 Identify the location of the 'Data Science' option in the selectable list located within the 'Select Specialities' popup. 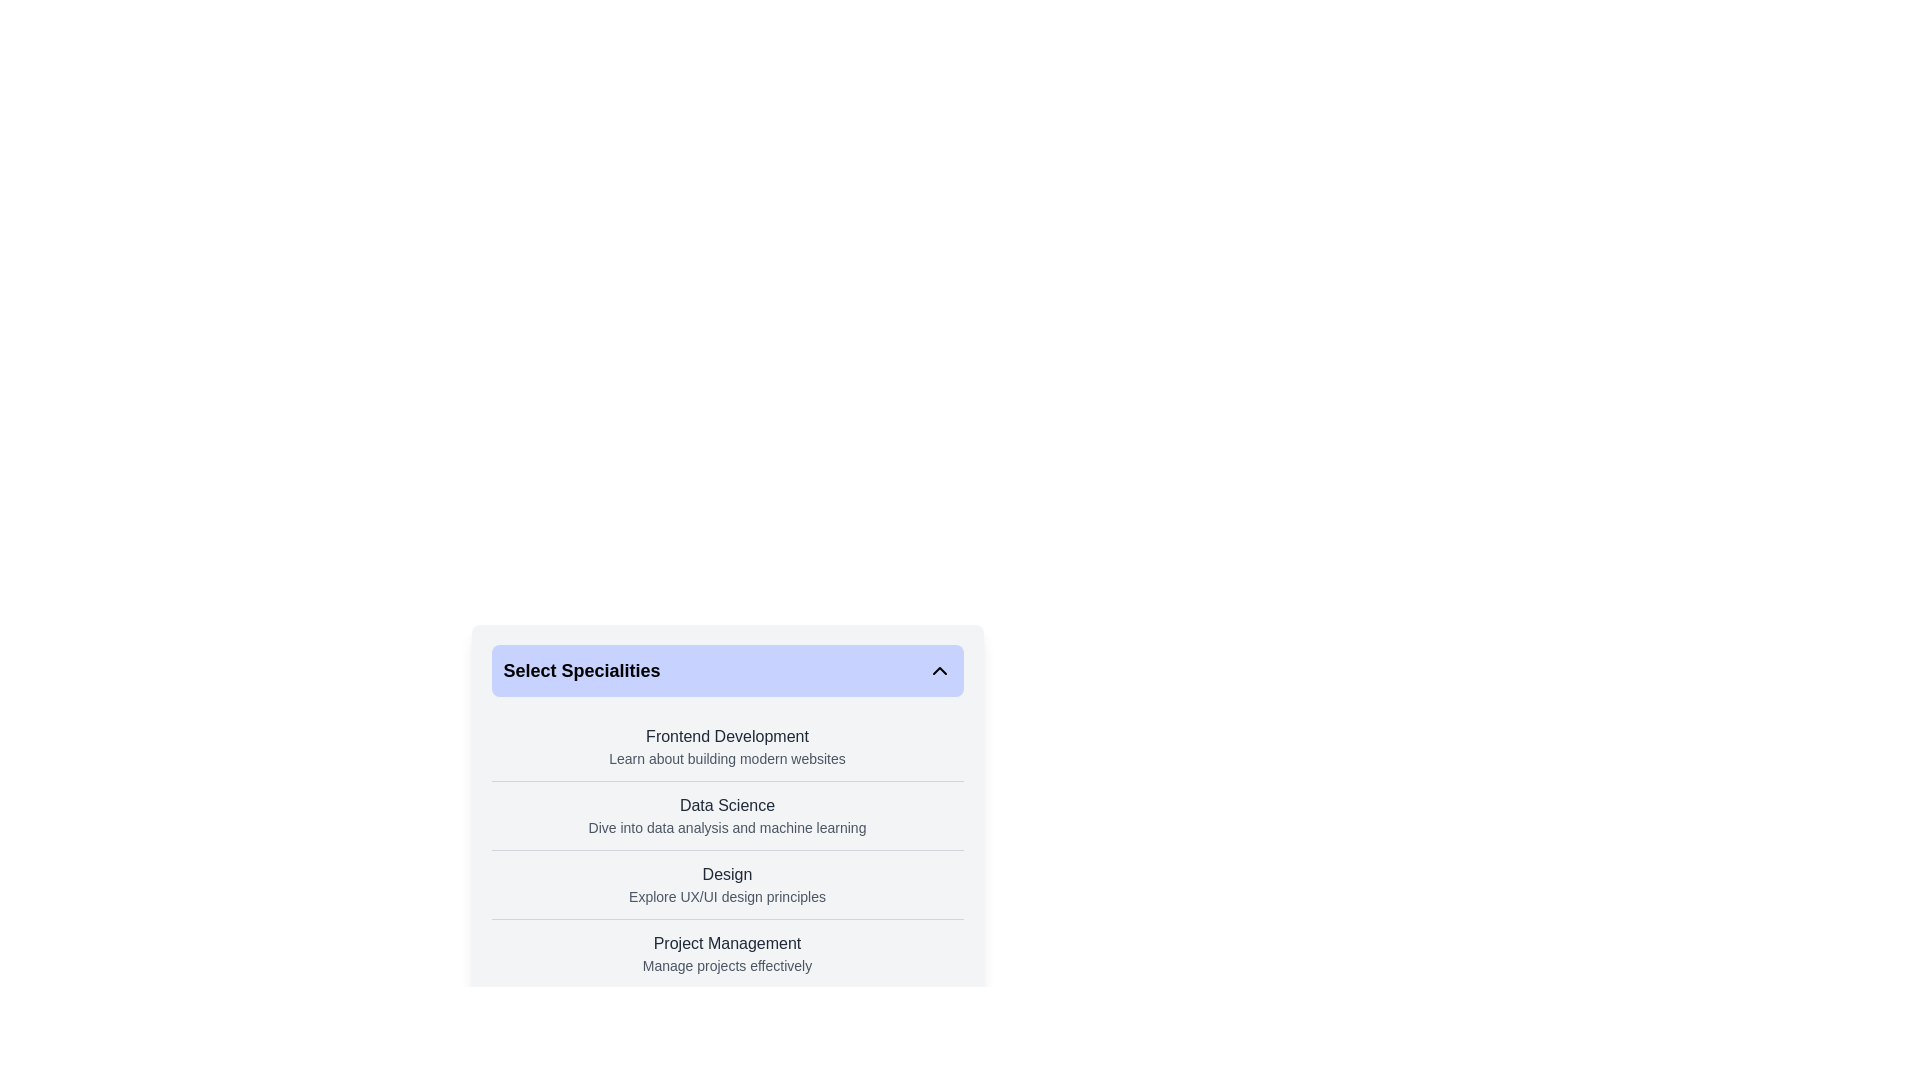
(726, 773).